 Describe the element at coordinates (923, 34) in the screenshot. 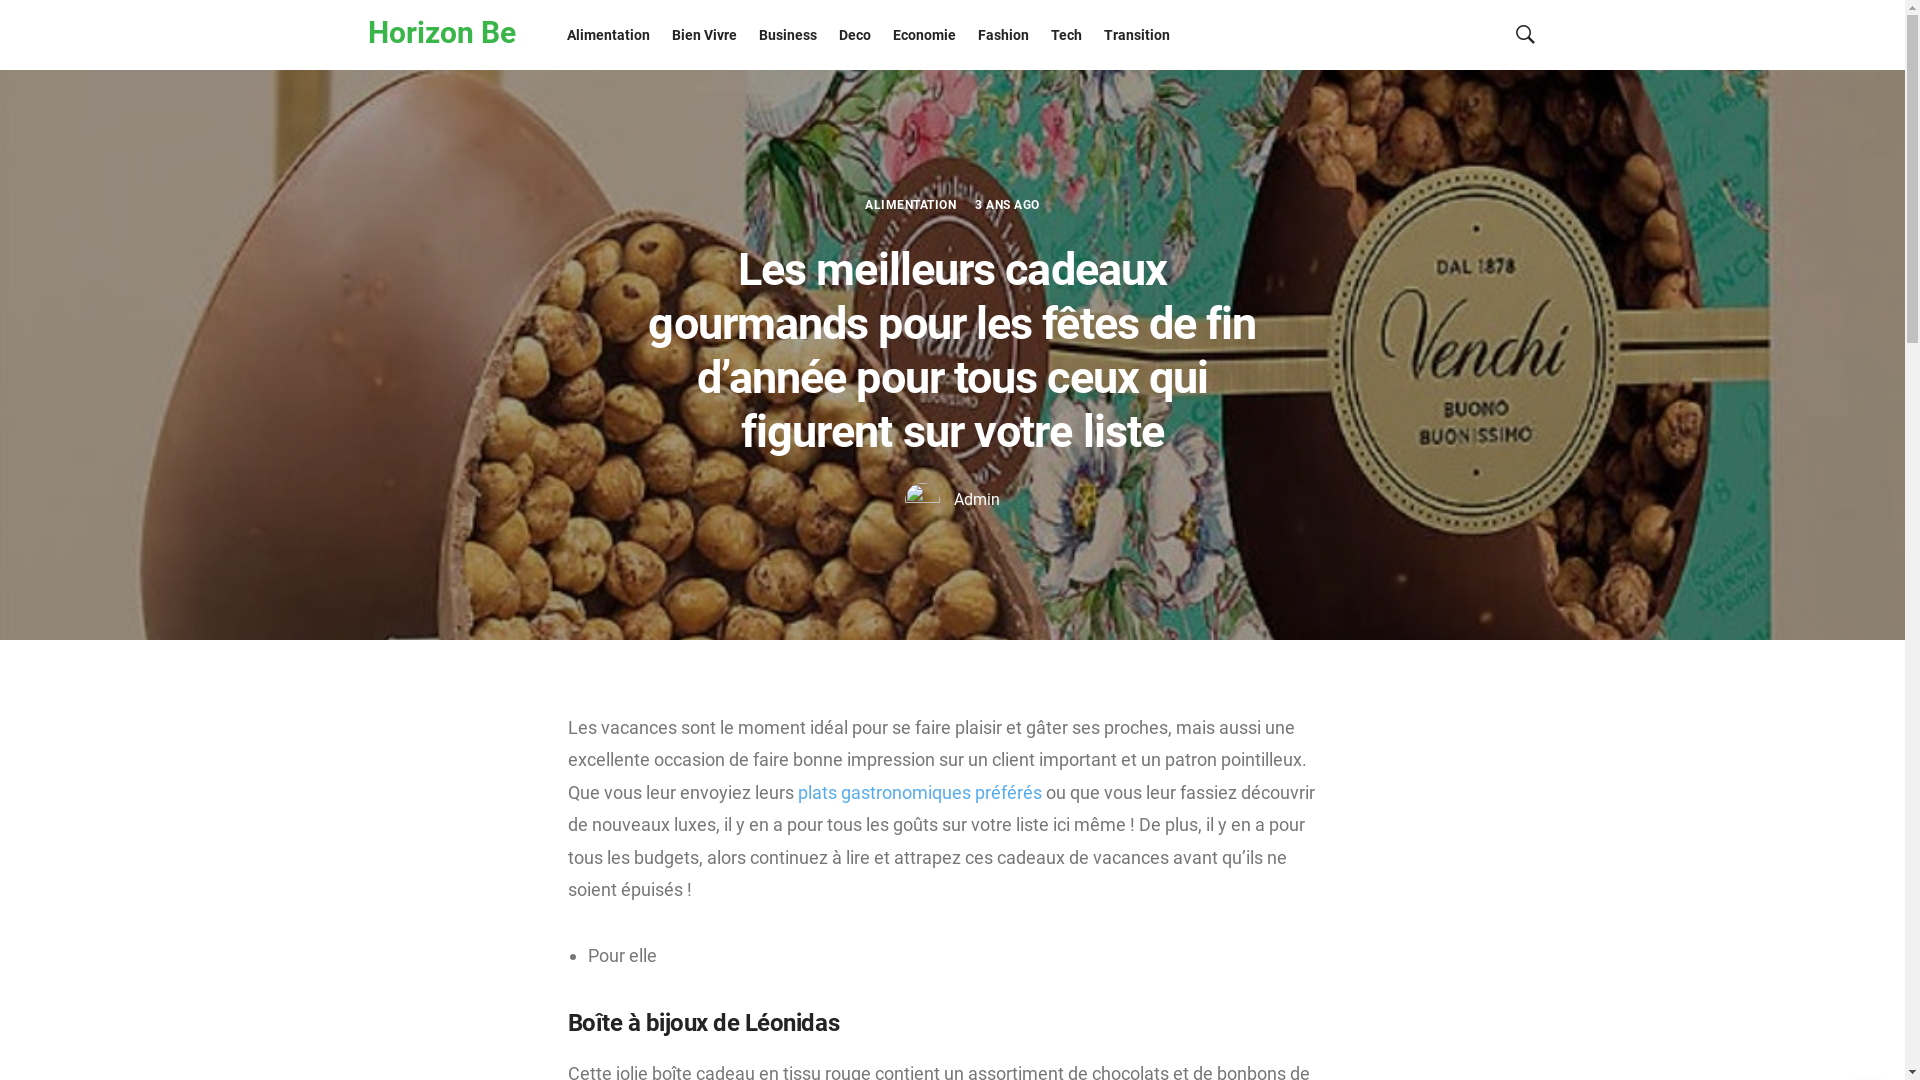

I see `'Economie'` at that location.